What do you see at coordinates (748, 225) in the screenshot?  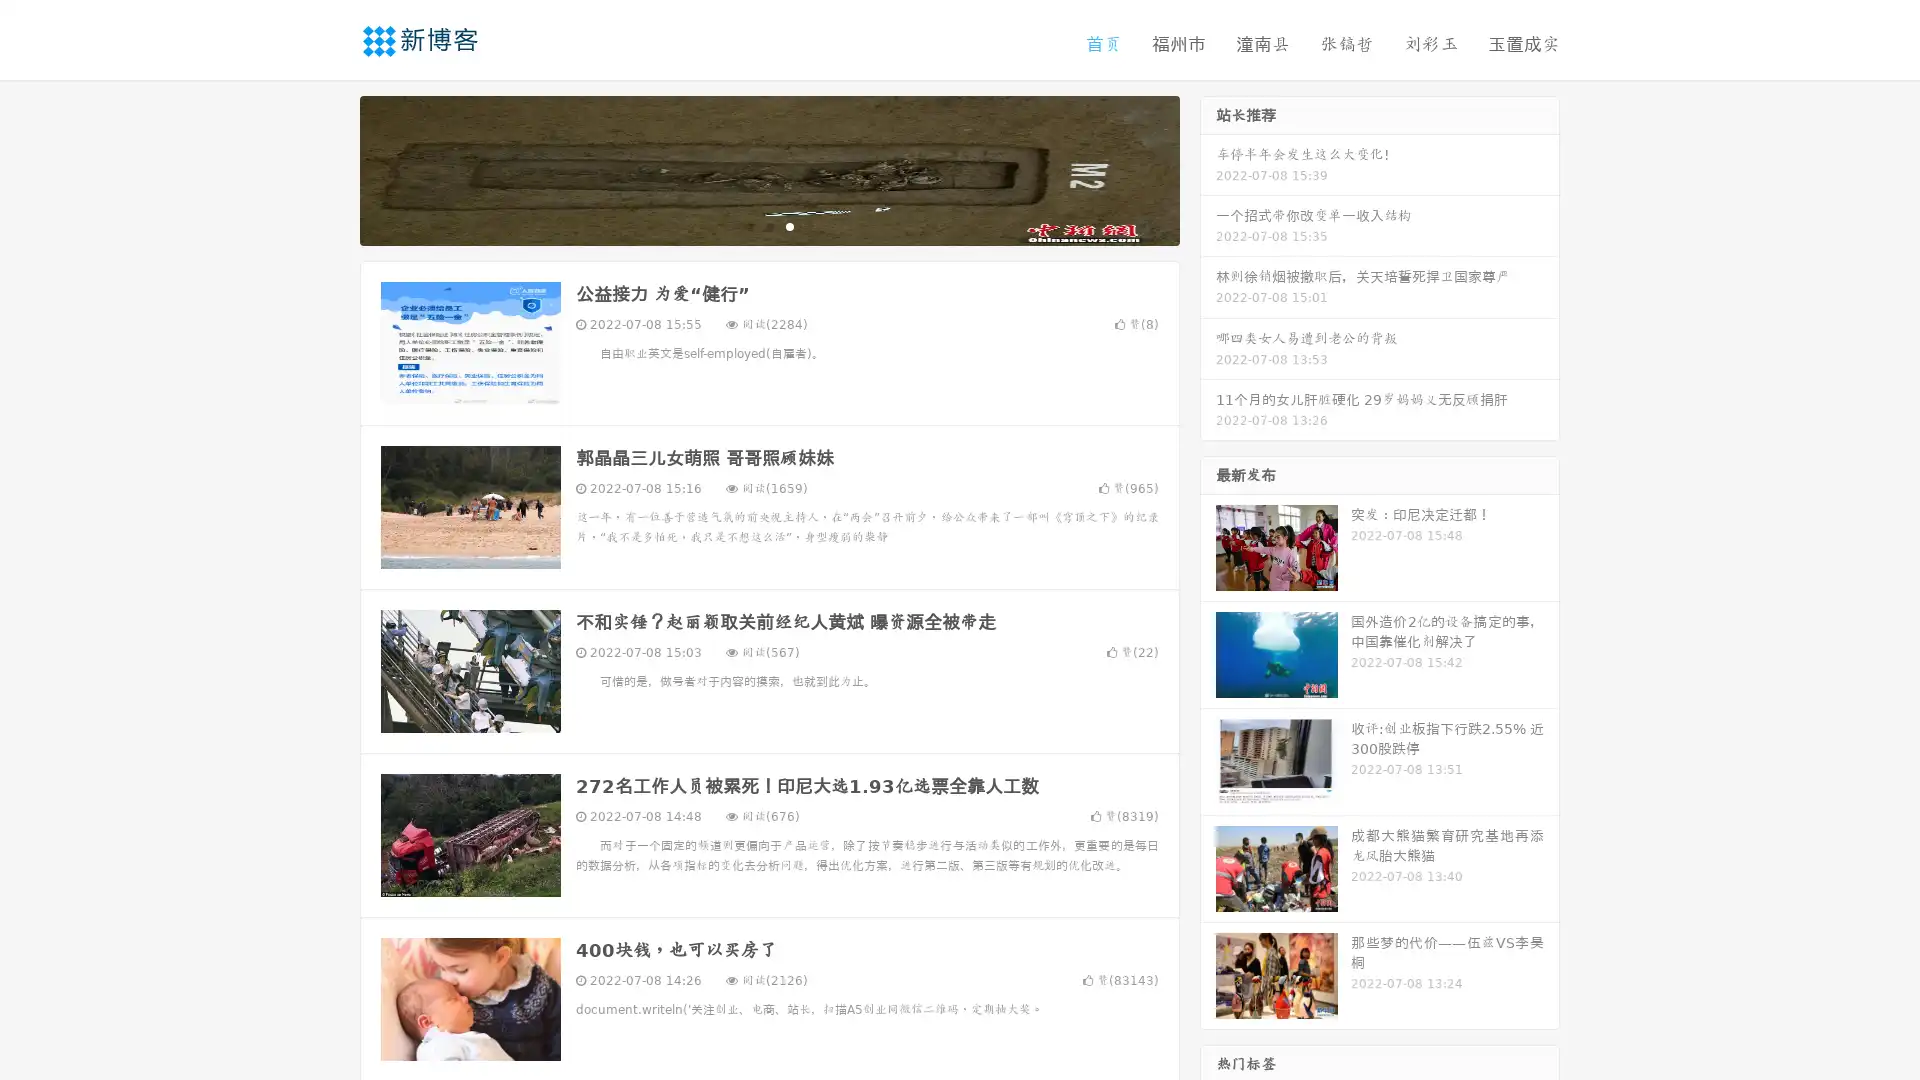 I see `Go to slide 1` at bounding box center [748, 225].